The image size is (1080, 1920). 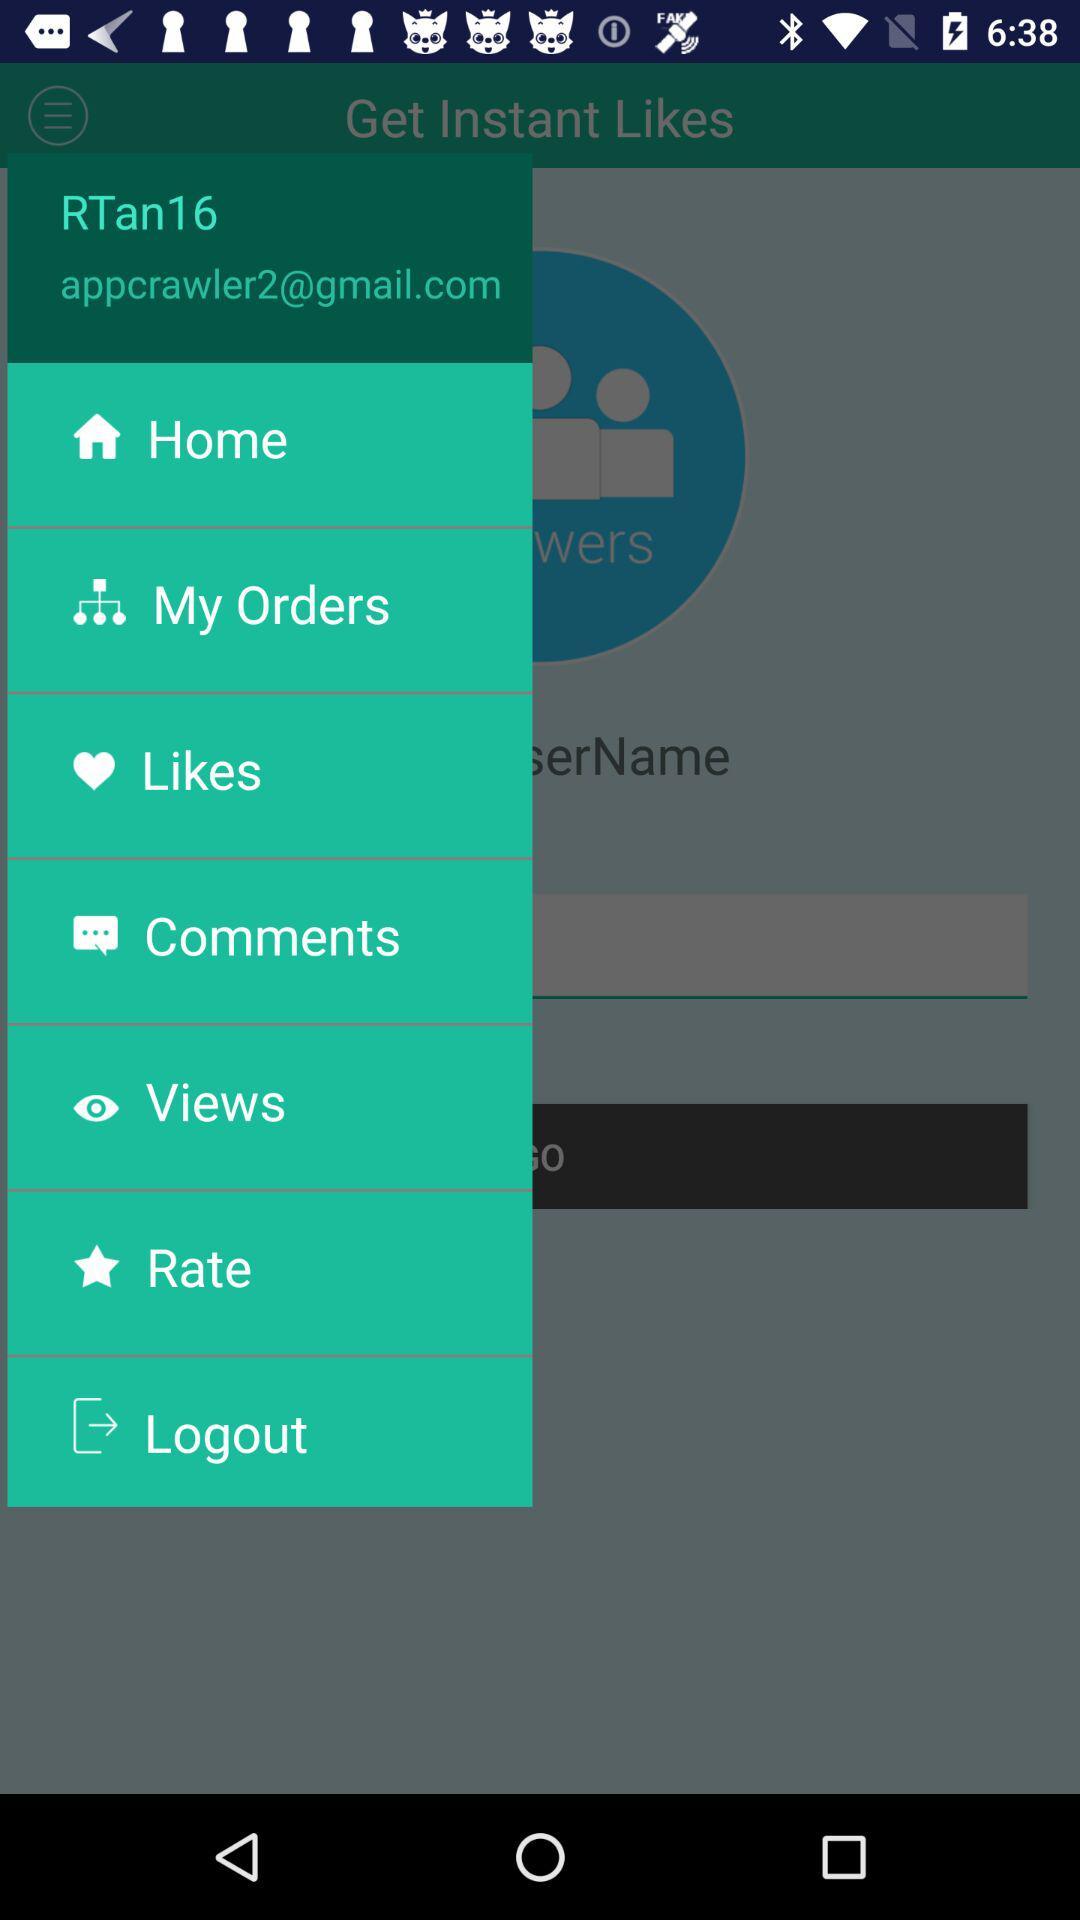 What do you see at coordinates (271, 602) in the screenshot?
I see `the my orders item` at bounding box center [271, 602].